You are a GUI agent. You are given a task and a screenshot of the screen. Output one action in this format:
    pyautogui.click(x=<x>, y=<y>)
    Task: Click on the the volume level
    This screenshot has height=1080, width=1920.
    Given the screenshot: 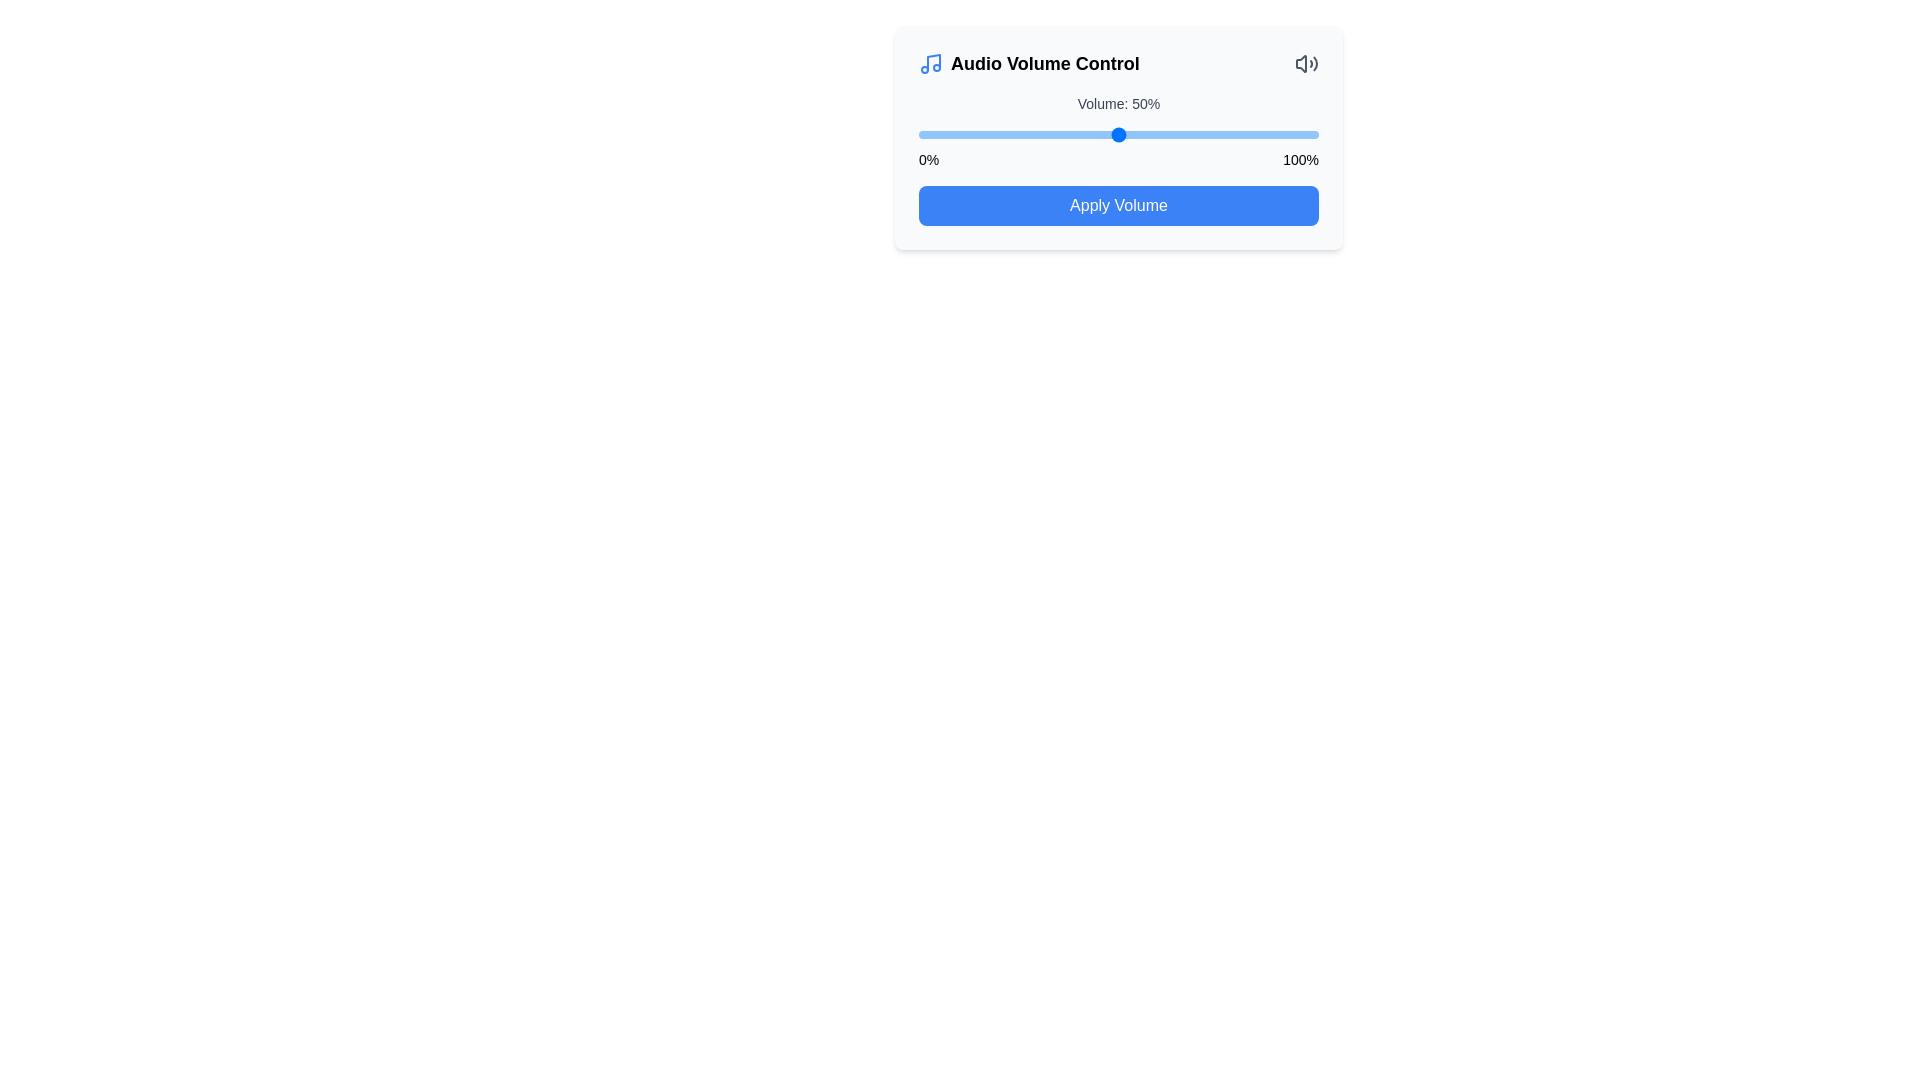 What is the action you would take?
    pyautogui.click(x=925, y=135)
    